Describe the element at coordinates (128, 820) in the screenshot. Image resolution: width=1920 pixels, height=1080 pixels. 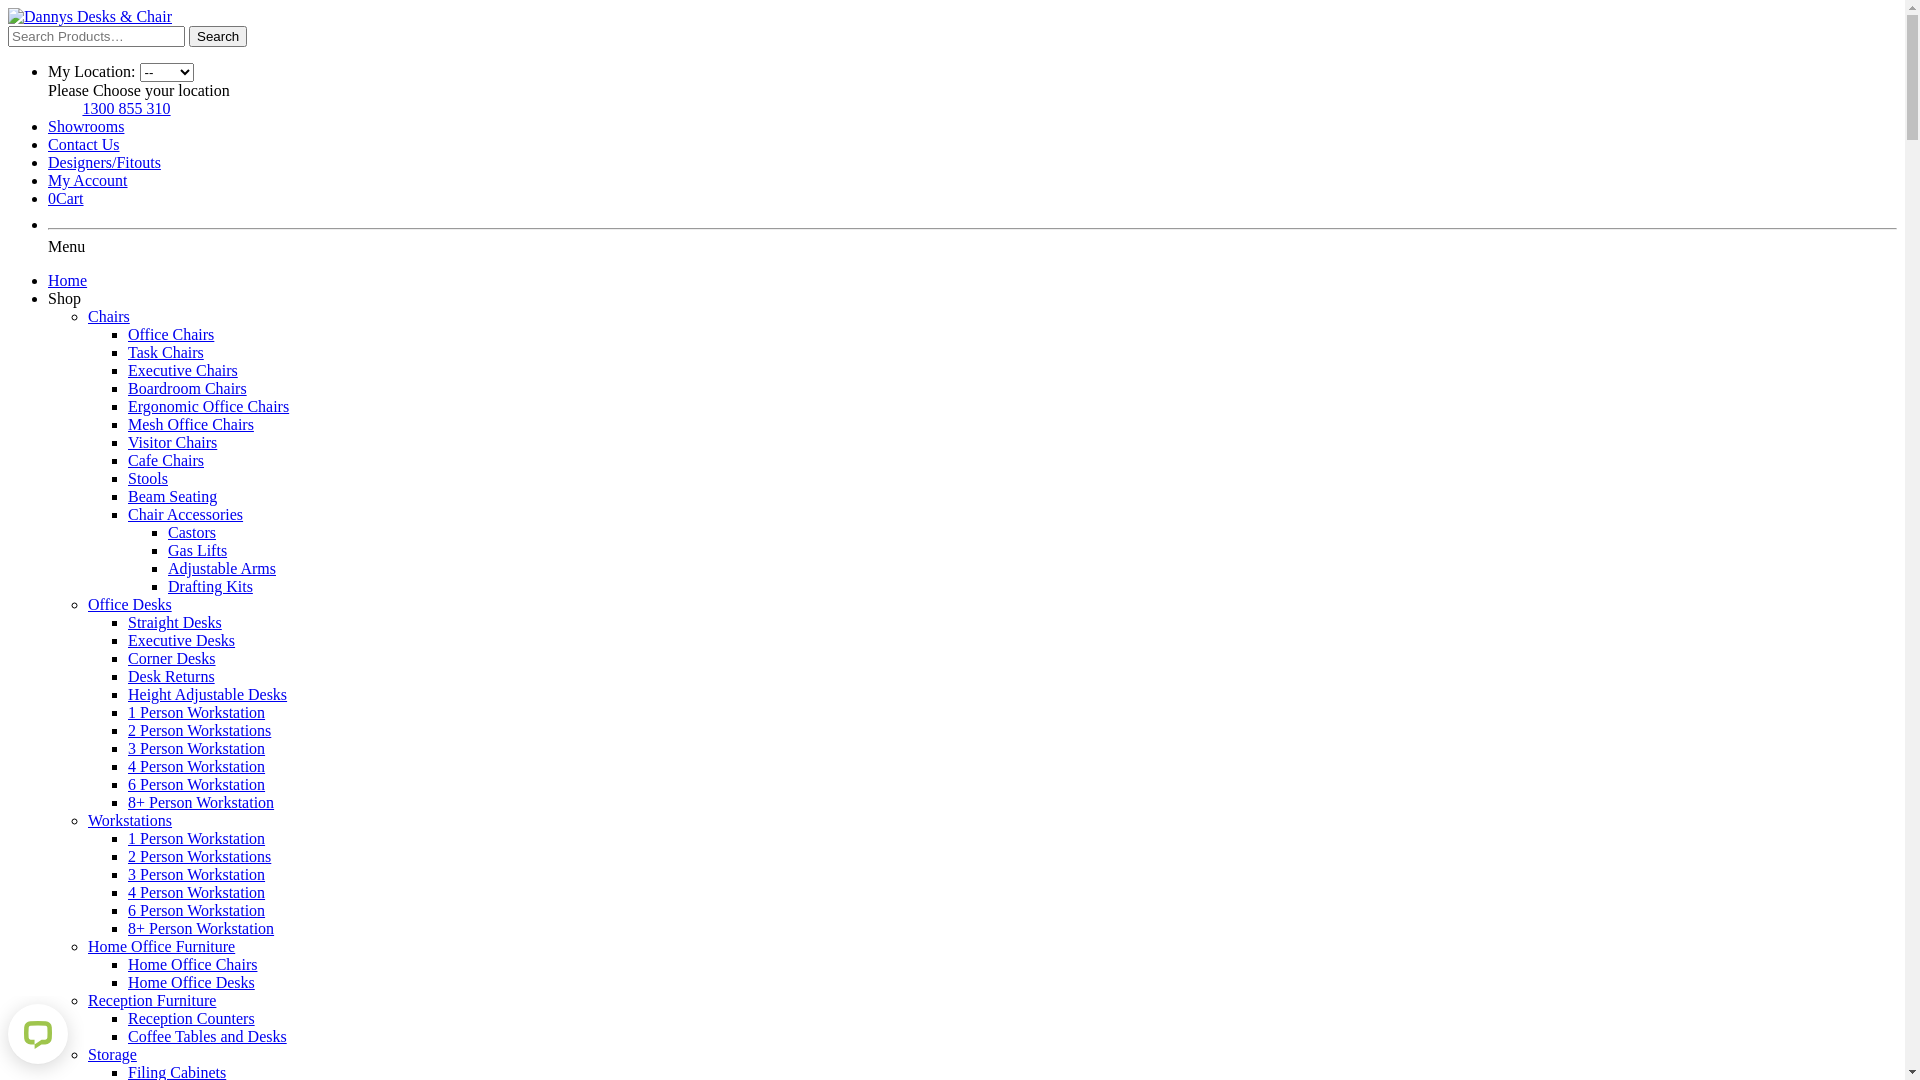
I see `'Workstations'` at that location.